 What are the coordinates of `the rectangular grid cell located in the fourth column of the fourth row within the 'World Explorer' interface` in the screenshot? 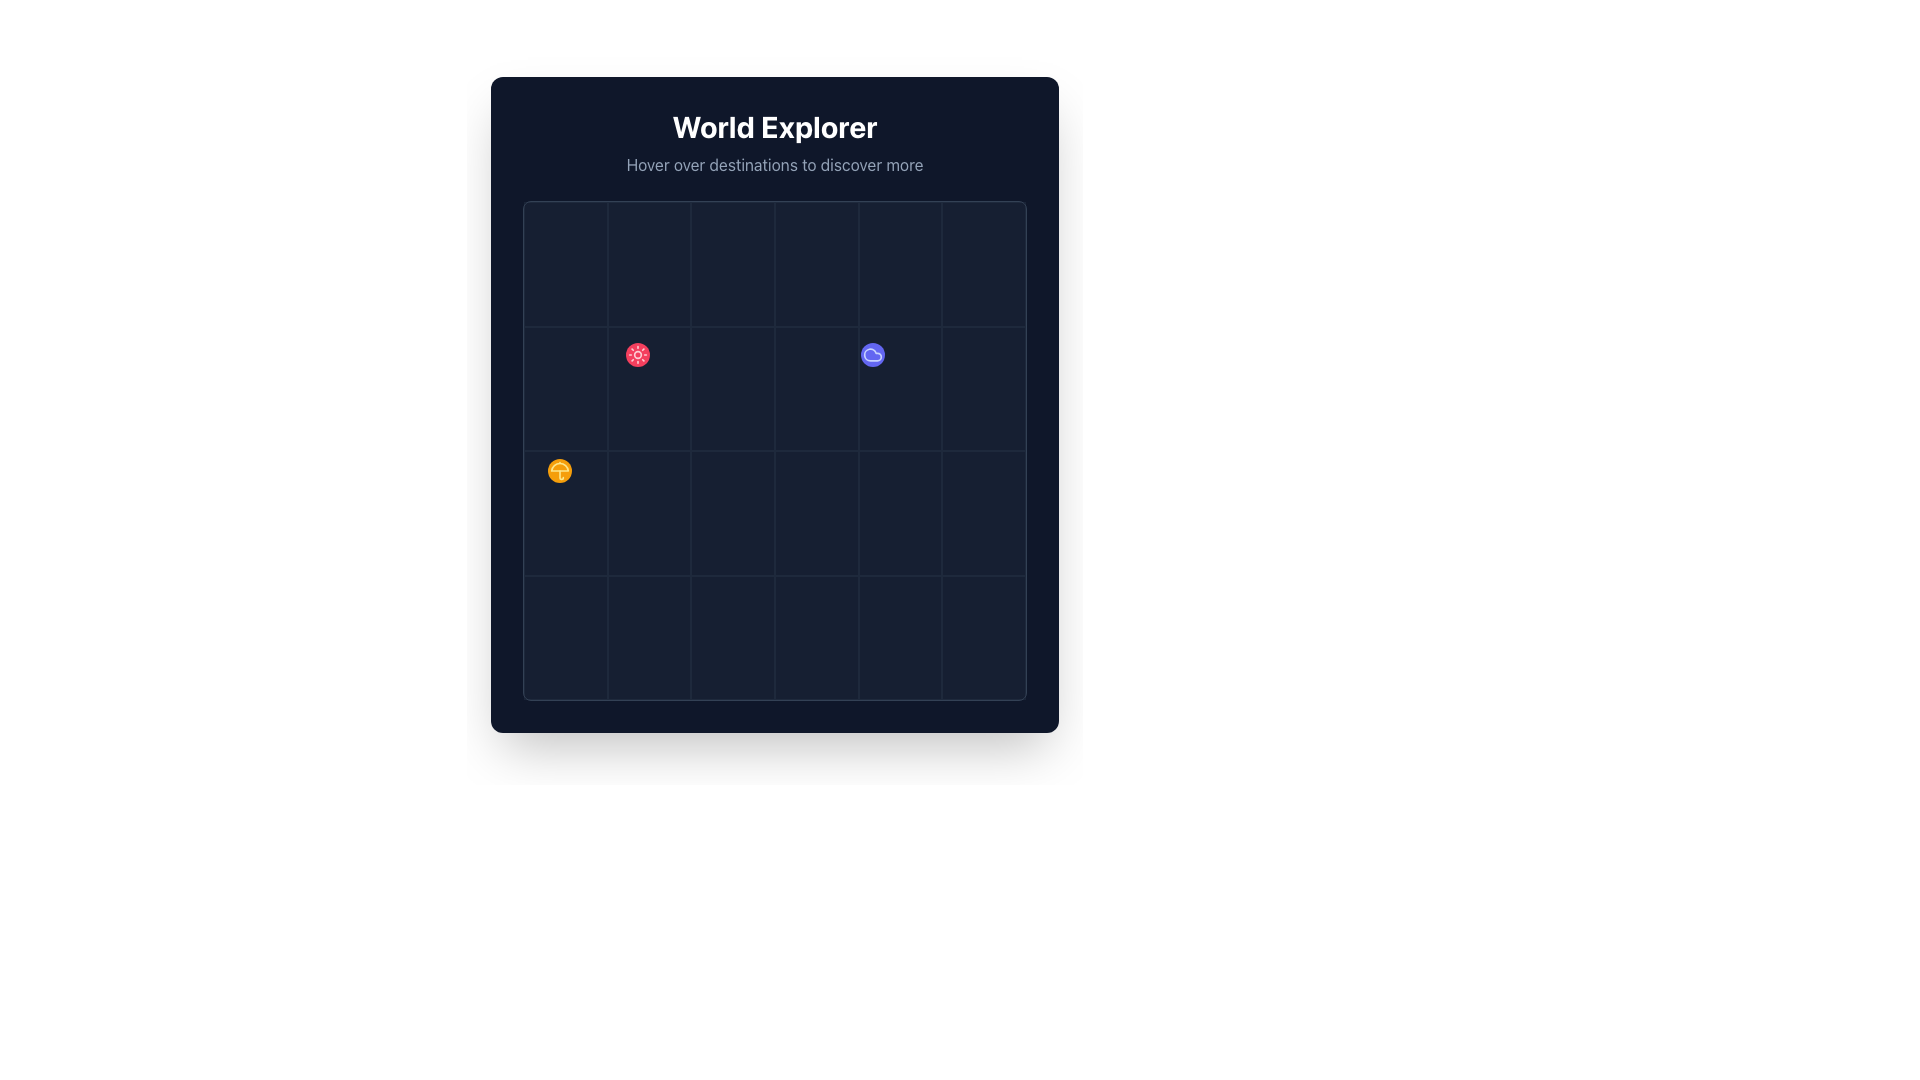 It's located at (816, 637).